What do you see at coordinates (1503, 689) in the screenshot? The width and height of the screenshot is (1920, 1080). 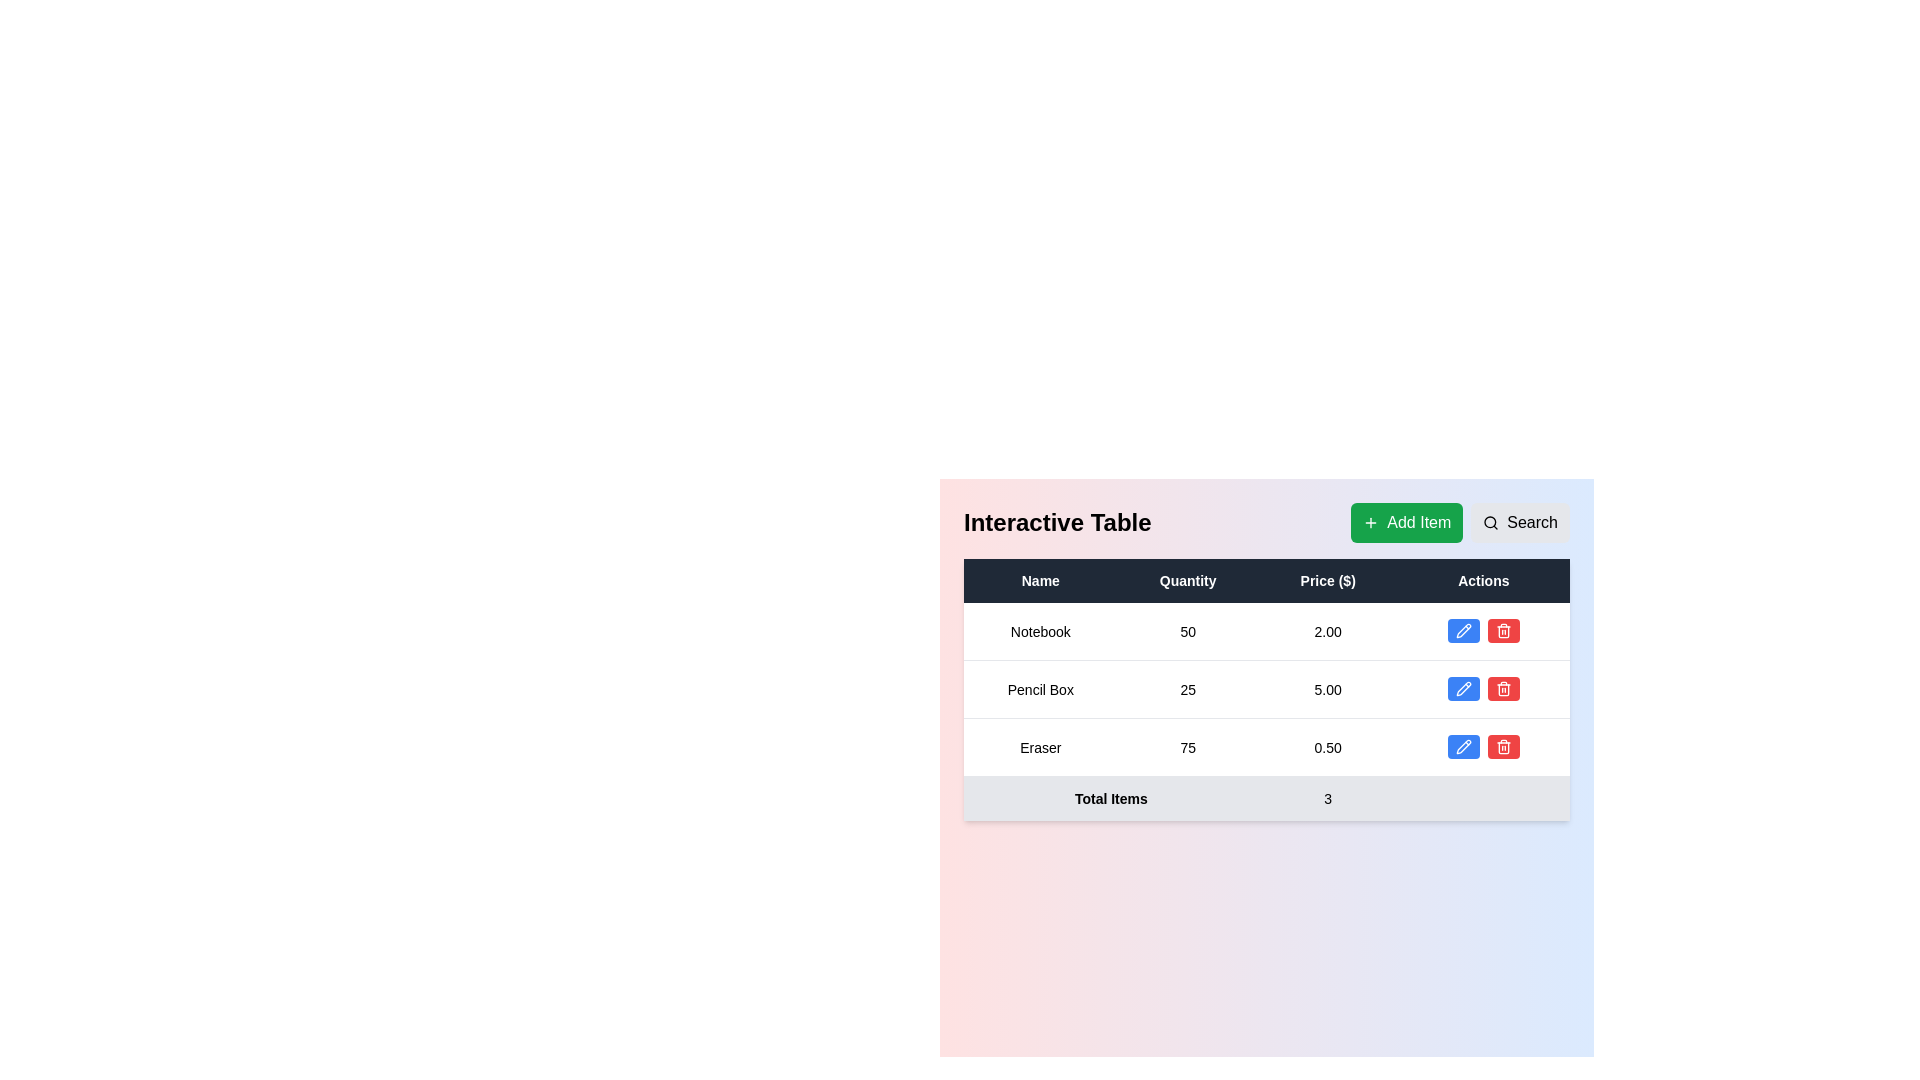 I see `the trash can icon representing the delete action located on the rightmost part of the third row of the table beneath the heading 'Actions'` at bounding box center [1503, 689].